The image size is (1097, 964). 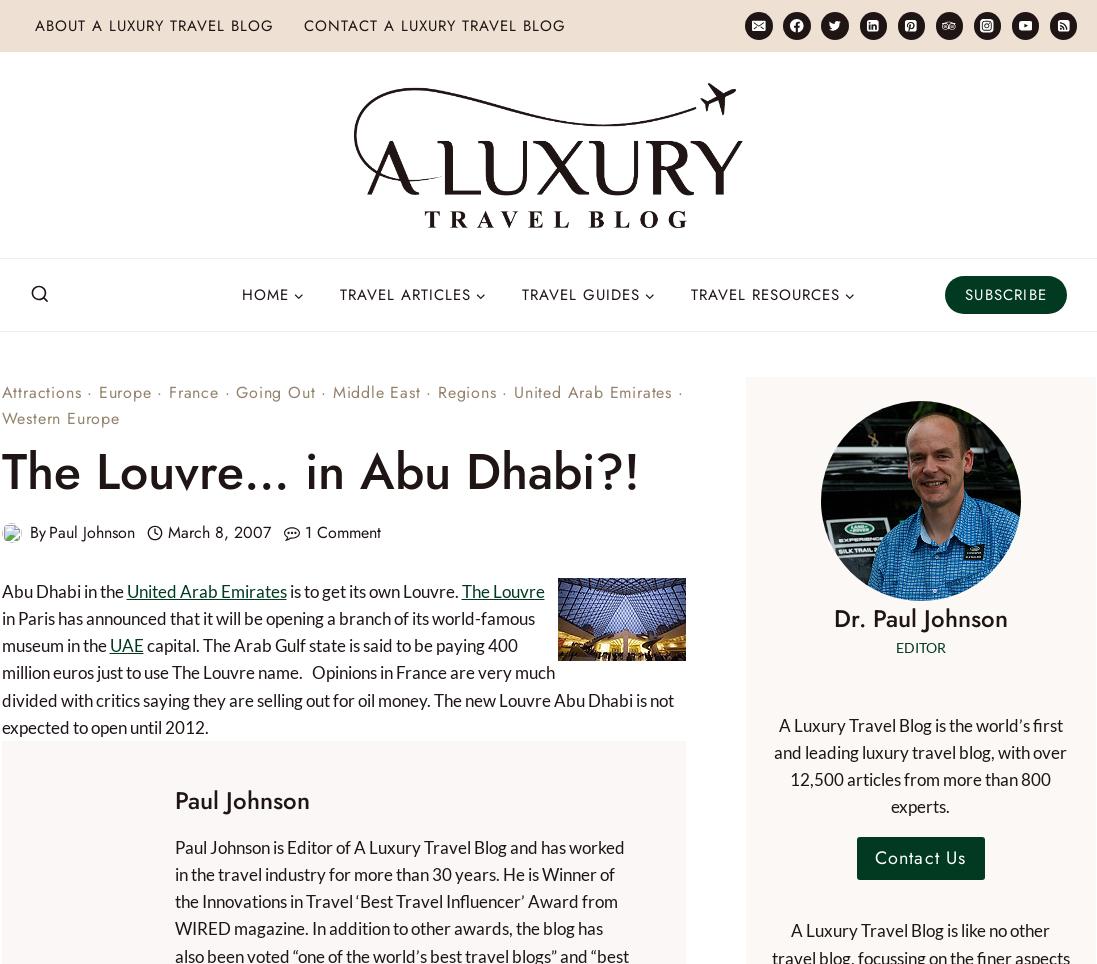 I want to click on 'The Louvre… in Abu Dhabi?!', so click(x=318, y=471).